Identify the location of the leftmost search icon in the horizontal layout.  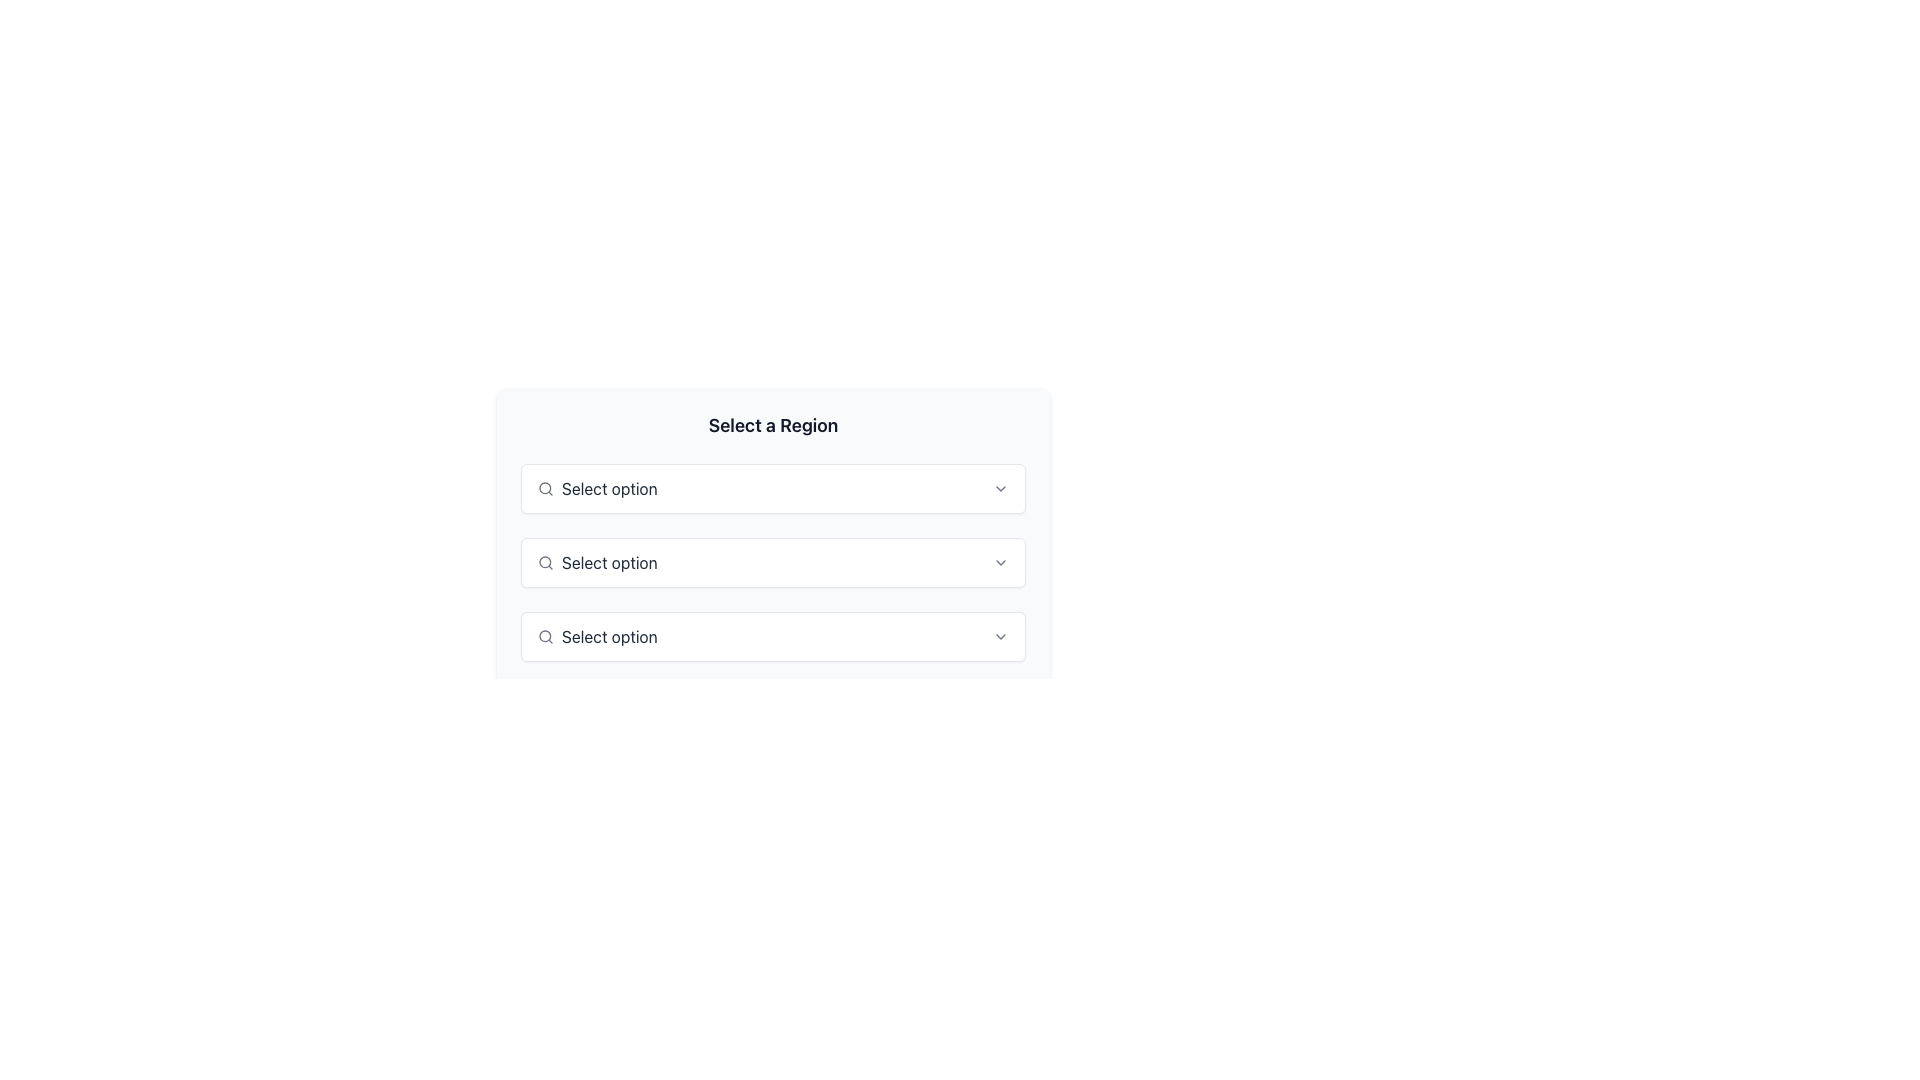
(546, 489).